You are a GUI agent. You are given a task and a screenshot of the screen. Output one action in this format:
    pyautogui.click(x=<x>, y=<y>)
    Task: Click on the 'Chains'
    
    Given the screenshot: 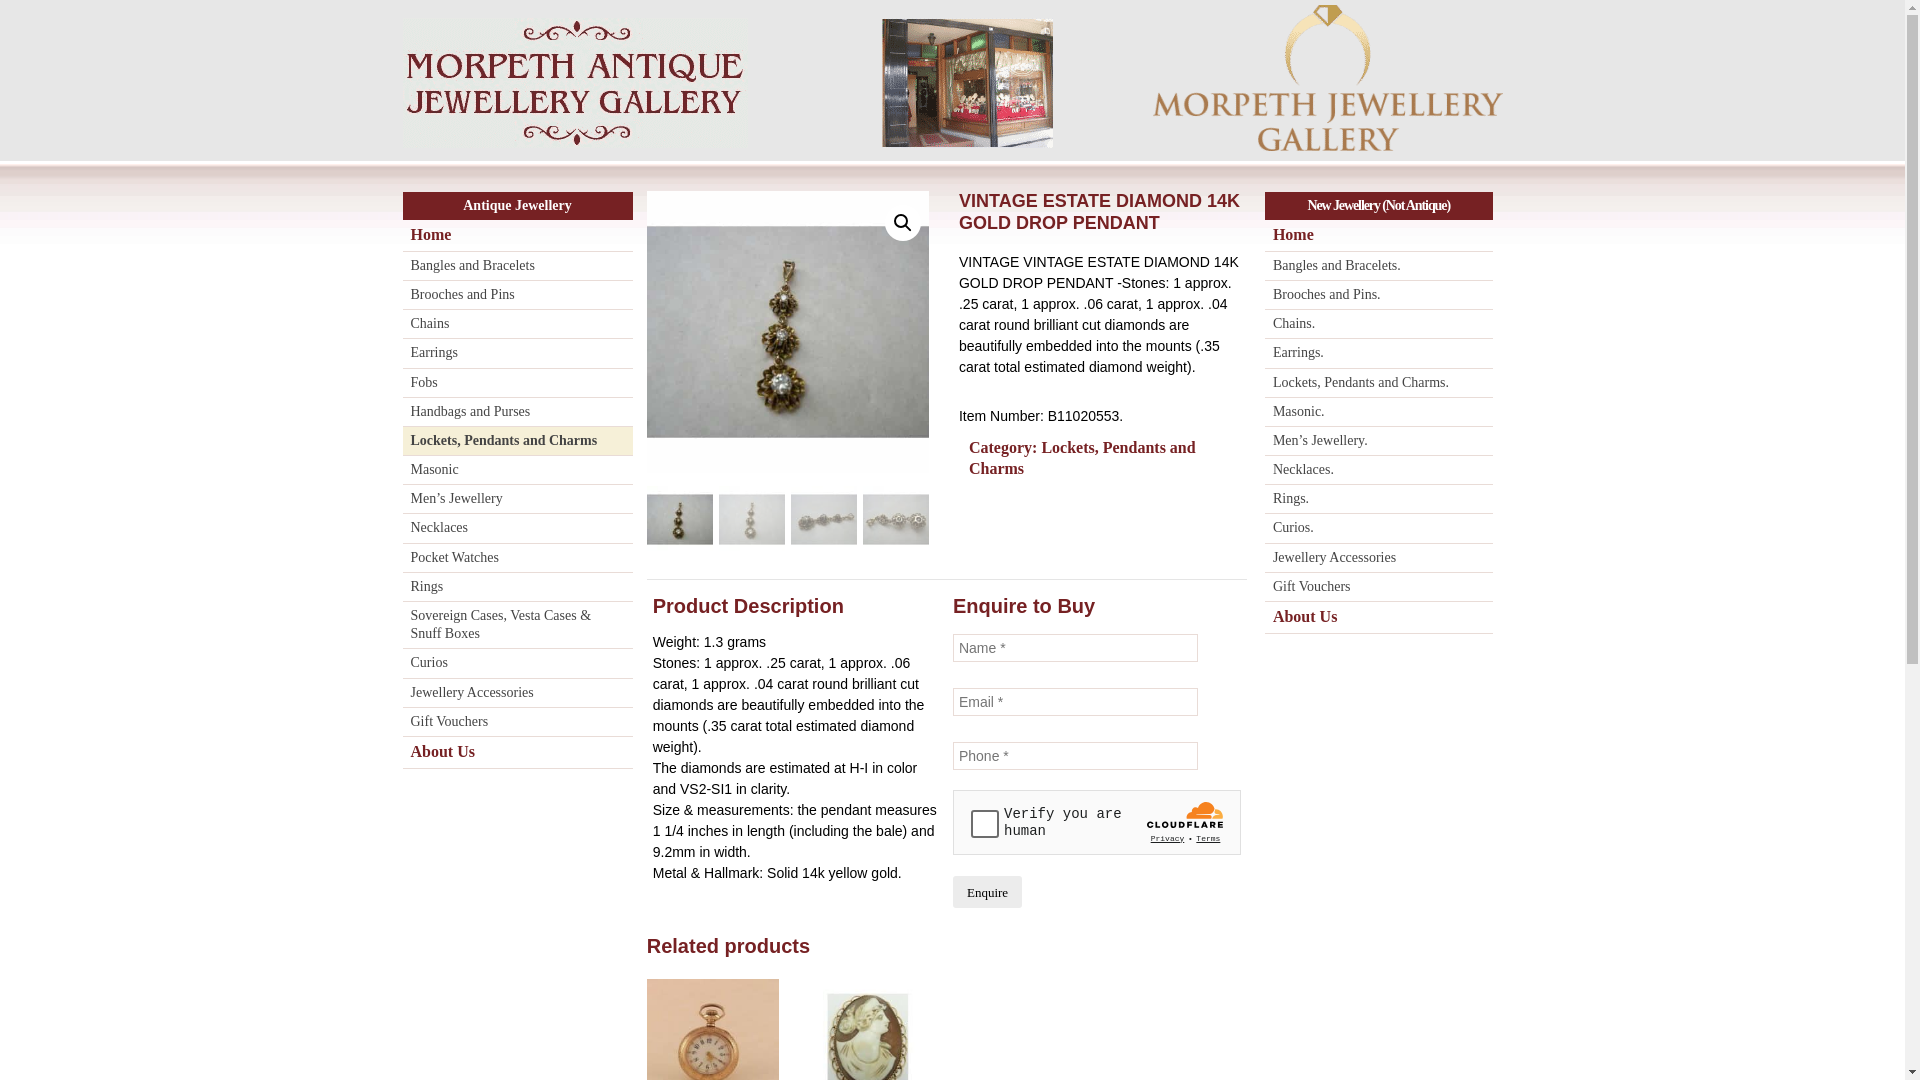 What is the action you would take?
    pyautogui.click(x=517, y=323)
    